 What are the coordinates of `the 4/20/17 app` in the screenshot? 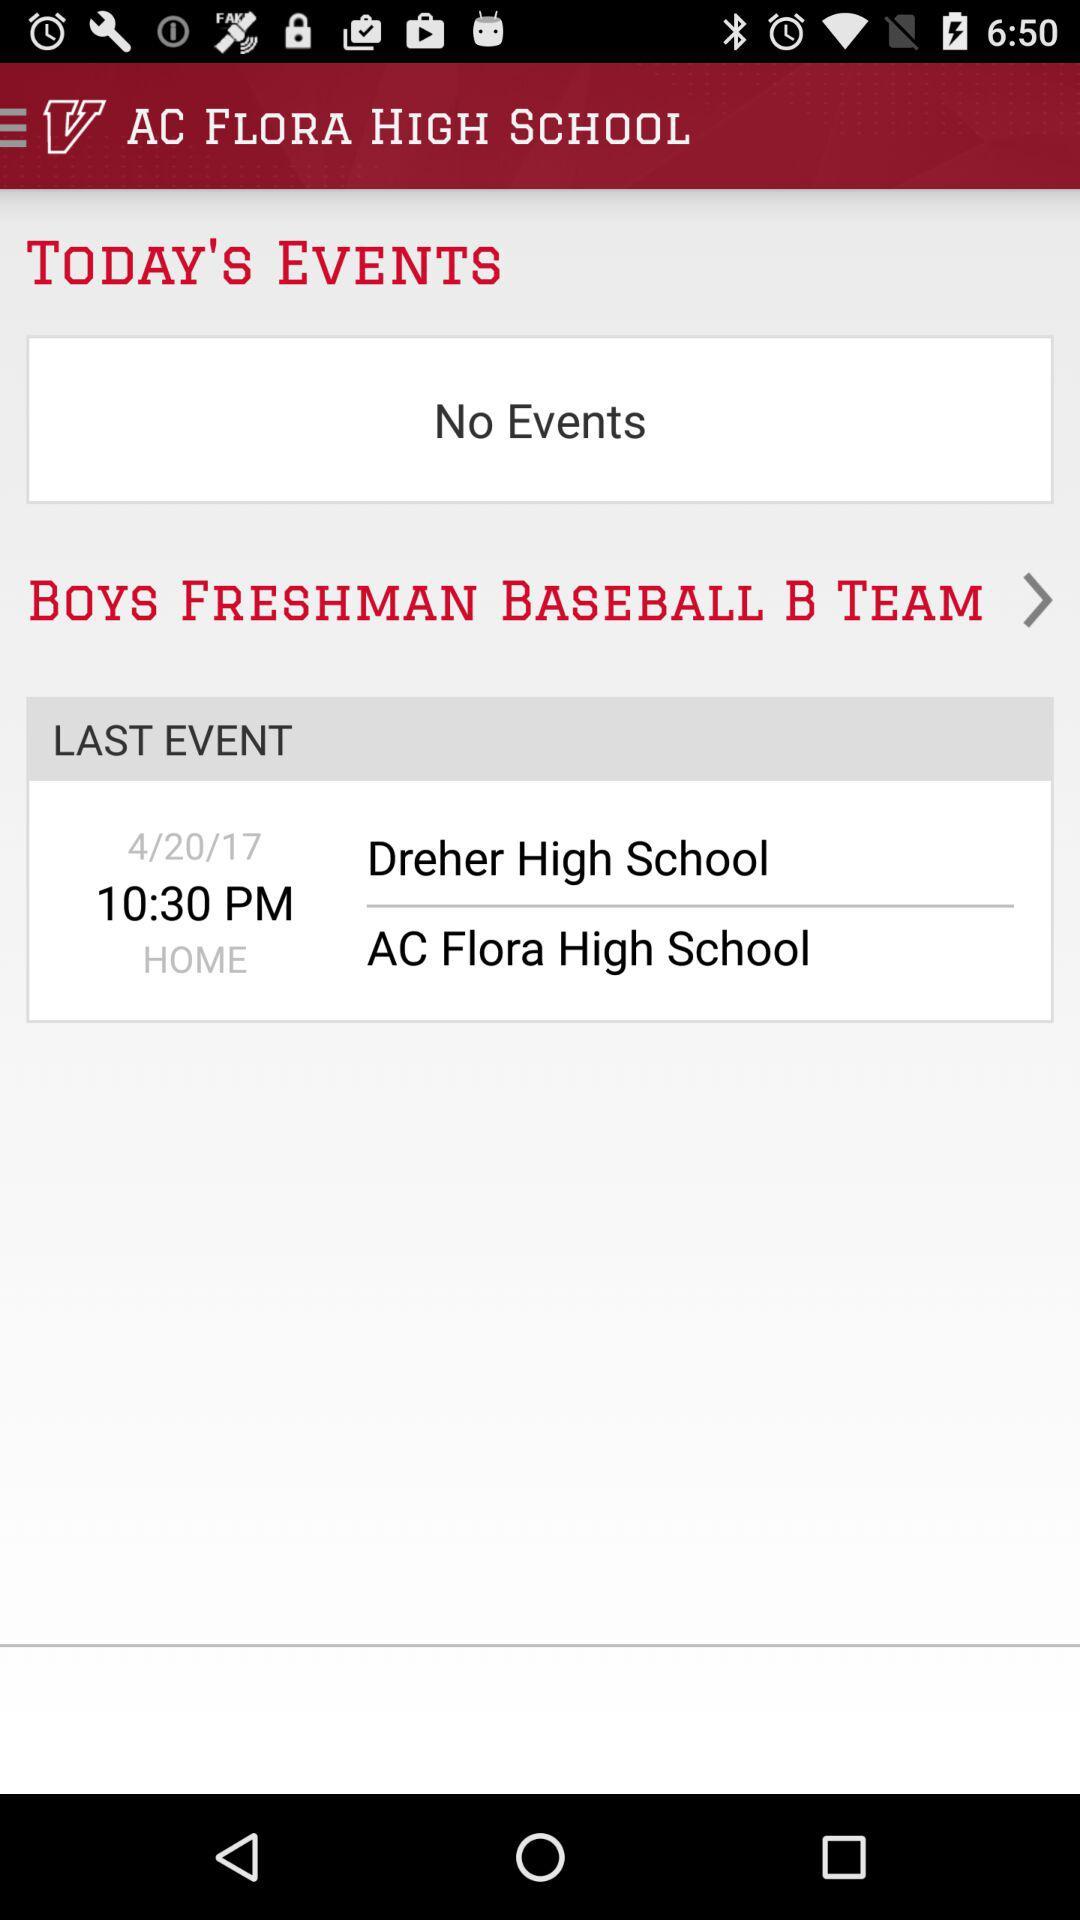 It's located at (195, 845).